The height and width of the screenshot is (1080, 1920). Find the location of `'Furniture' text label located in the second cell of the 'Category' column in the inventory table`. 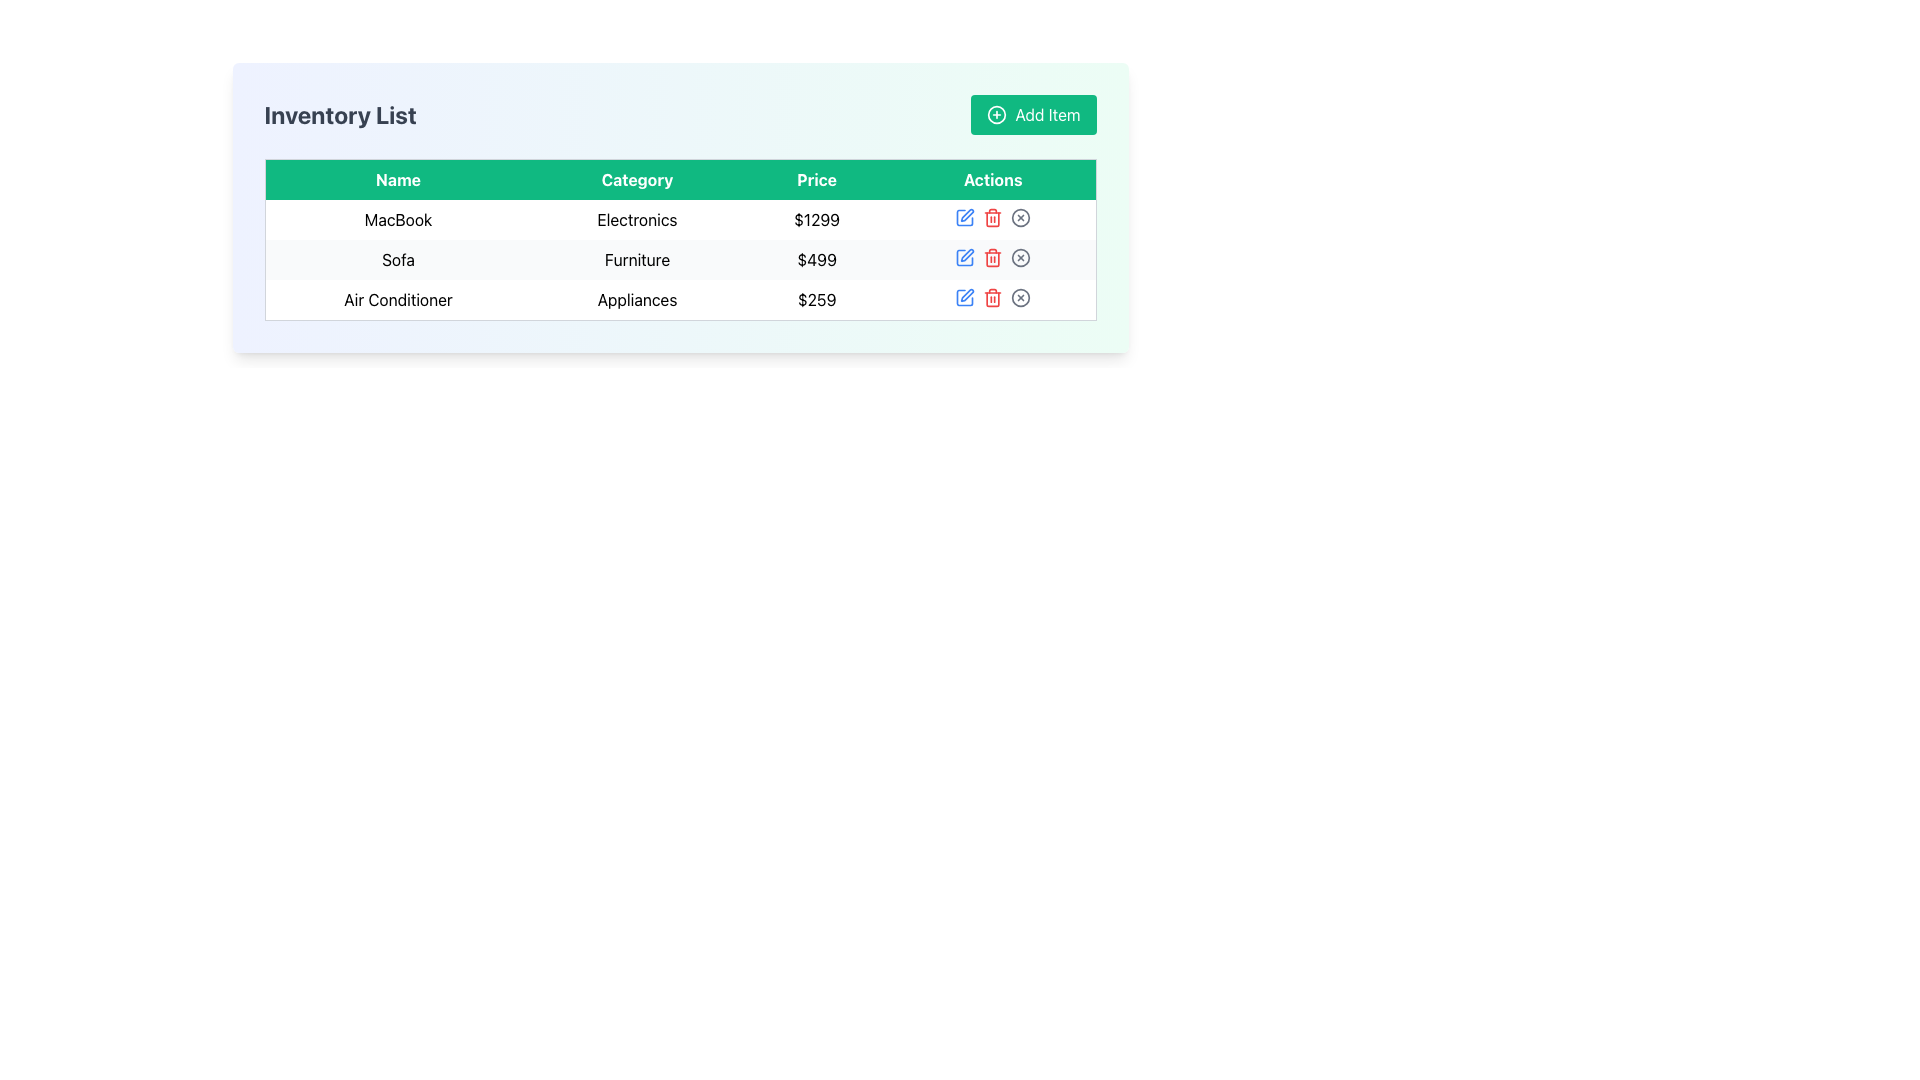

'Furniture' text label located in the second cell of the 'Category' column in the inventory table is located at coordinates (636, 258).